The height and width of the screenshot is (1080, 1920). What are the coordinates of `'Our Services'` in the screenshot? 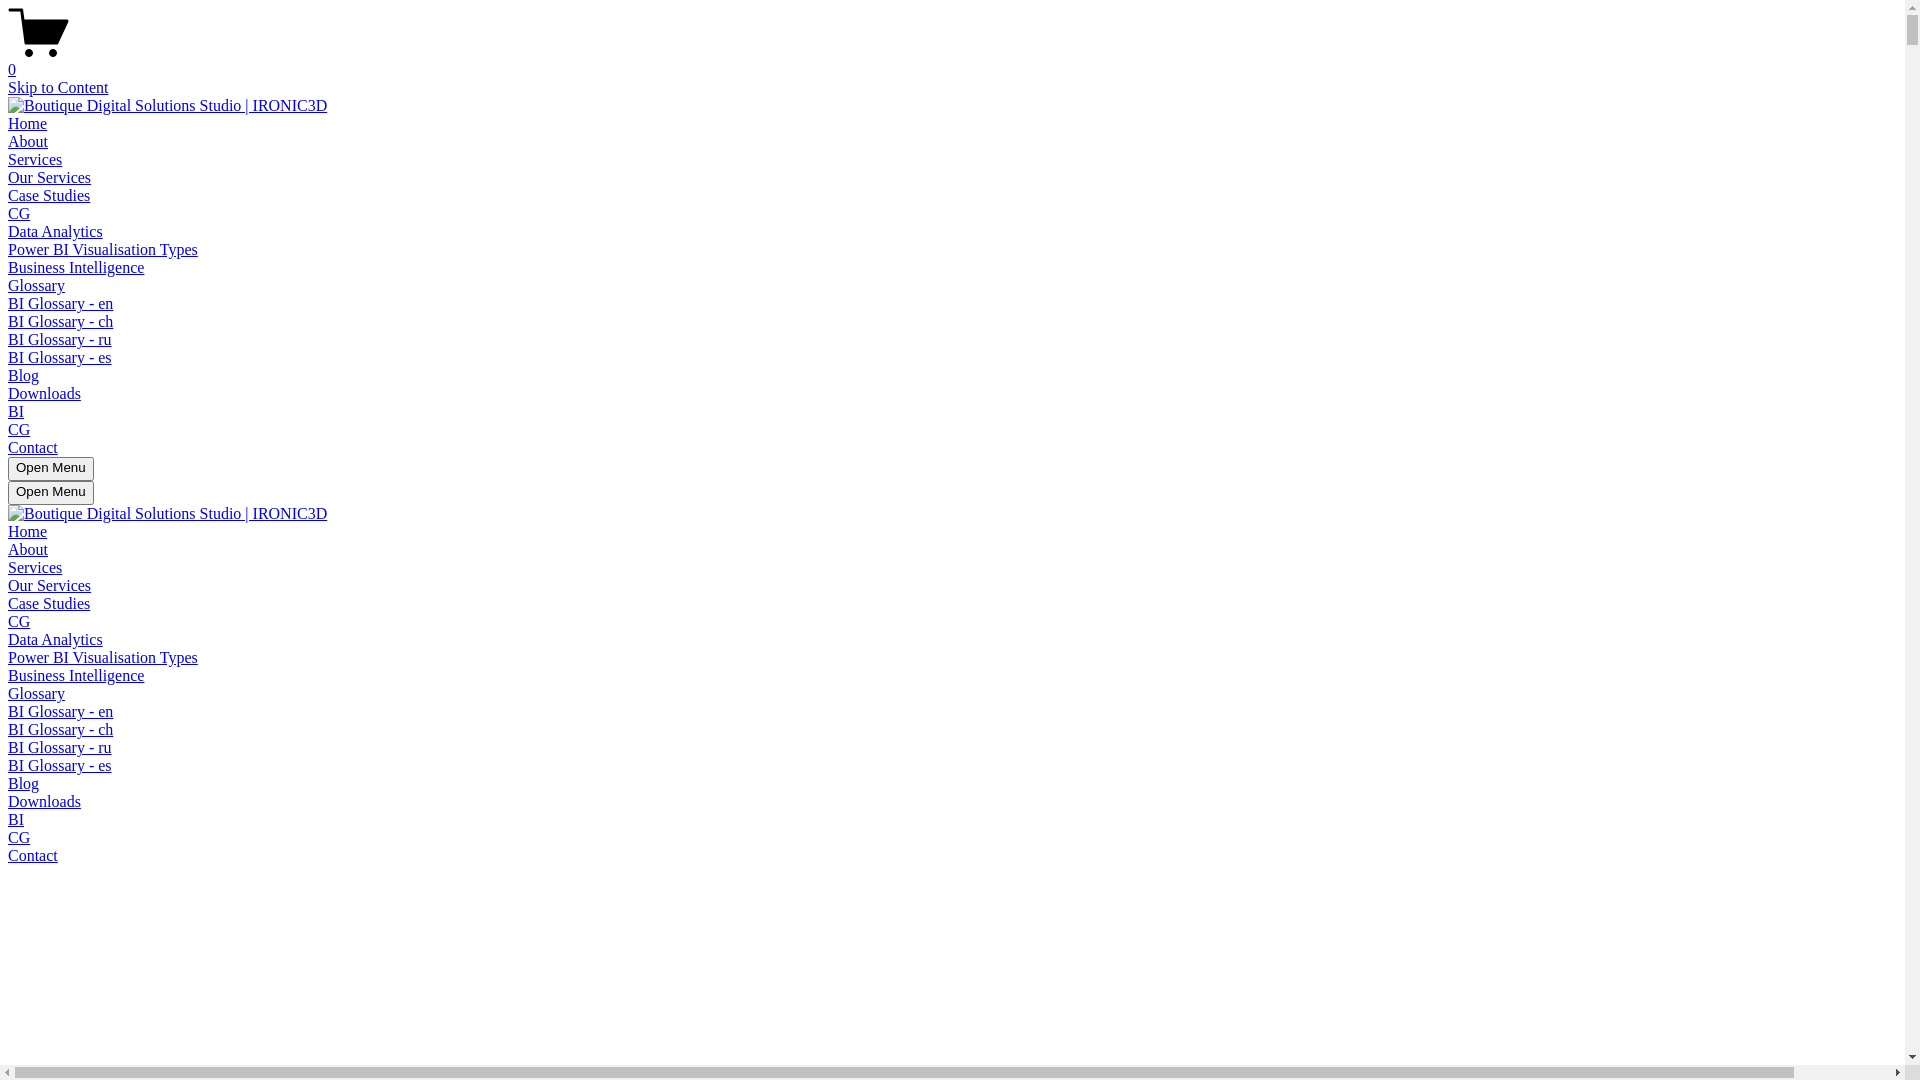 It's located at (8, 585).